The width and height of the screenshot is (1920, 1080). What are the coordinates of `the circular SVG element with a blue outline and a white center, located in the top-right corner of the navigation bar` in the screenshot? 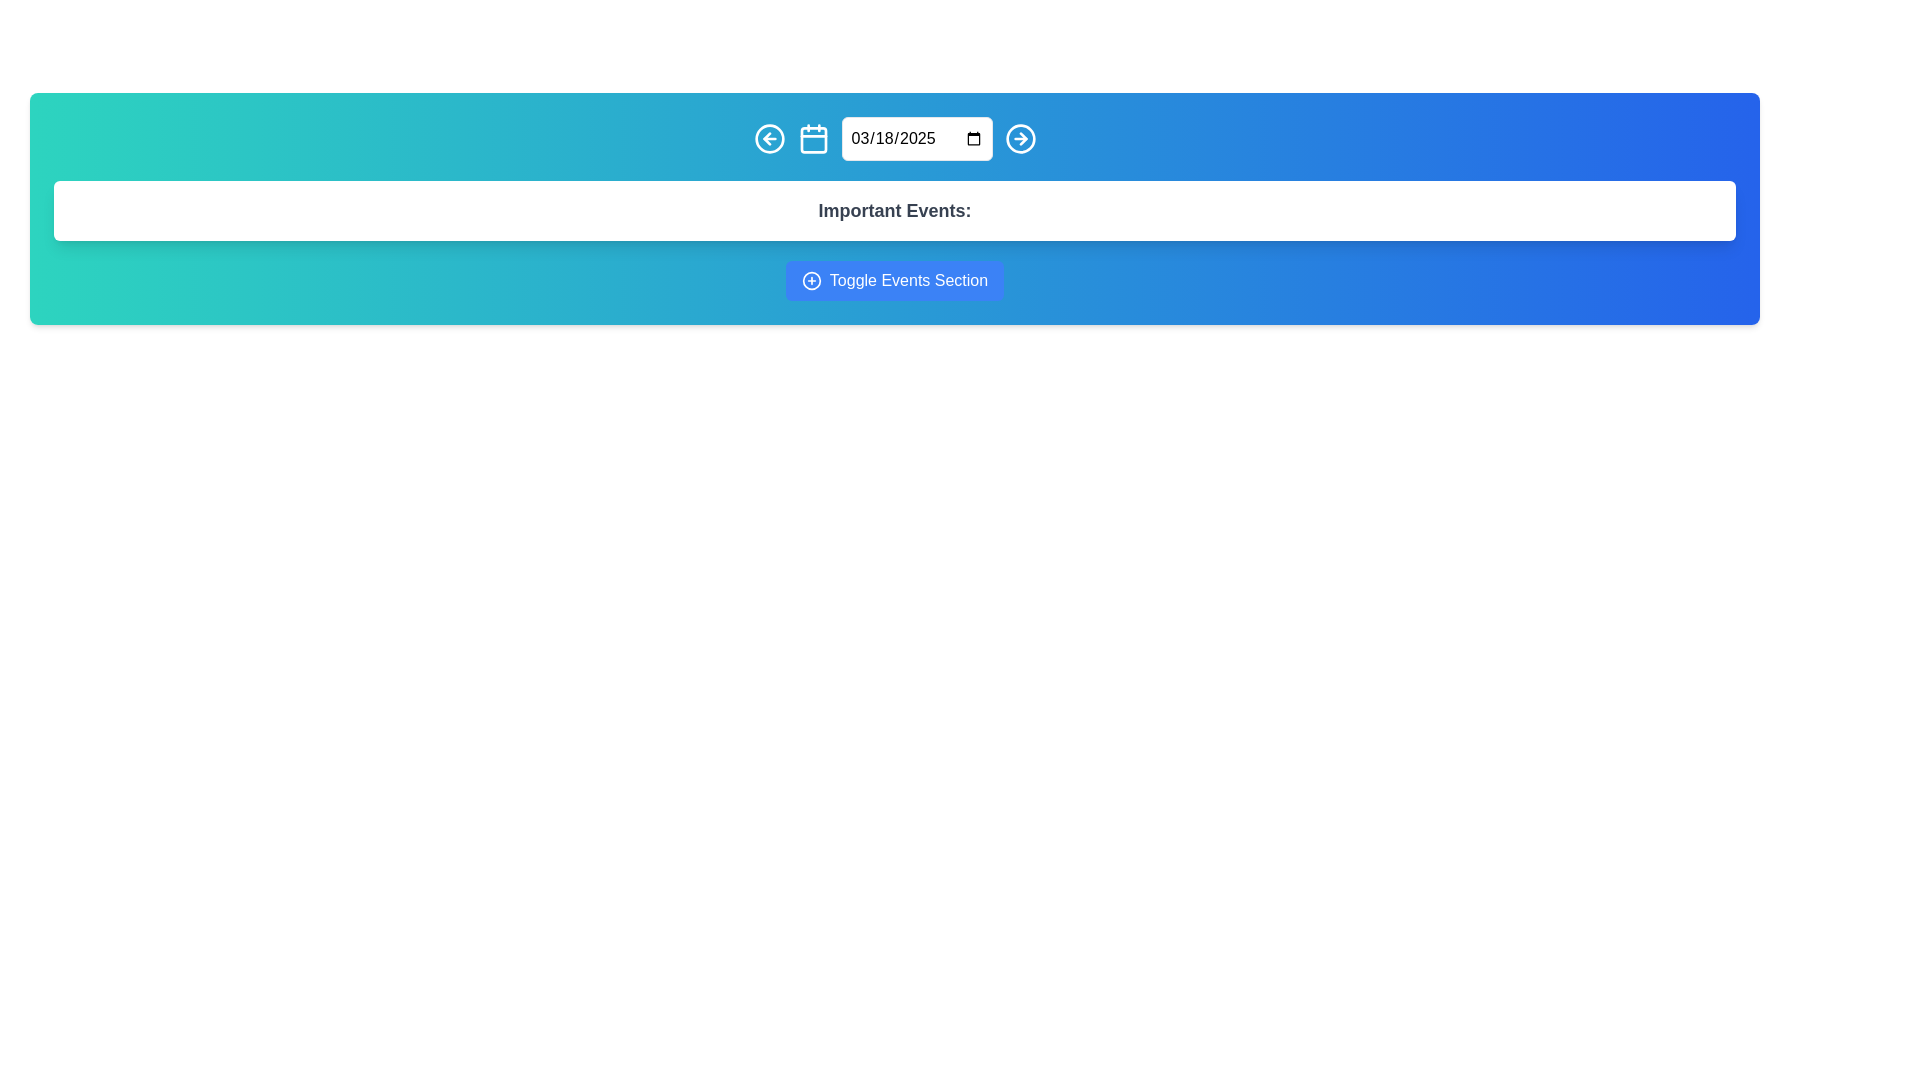 It's located at (1020, 137).